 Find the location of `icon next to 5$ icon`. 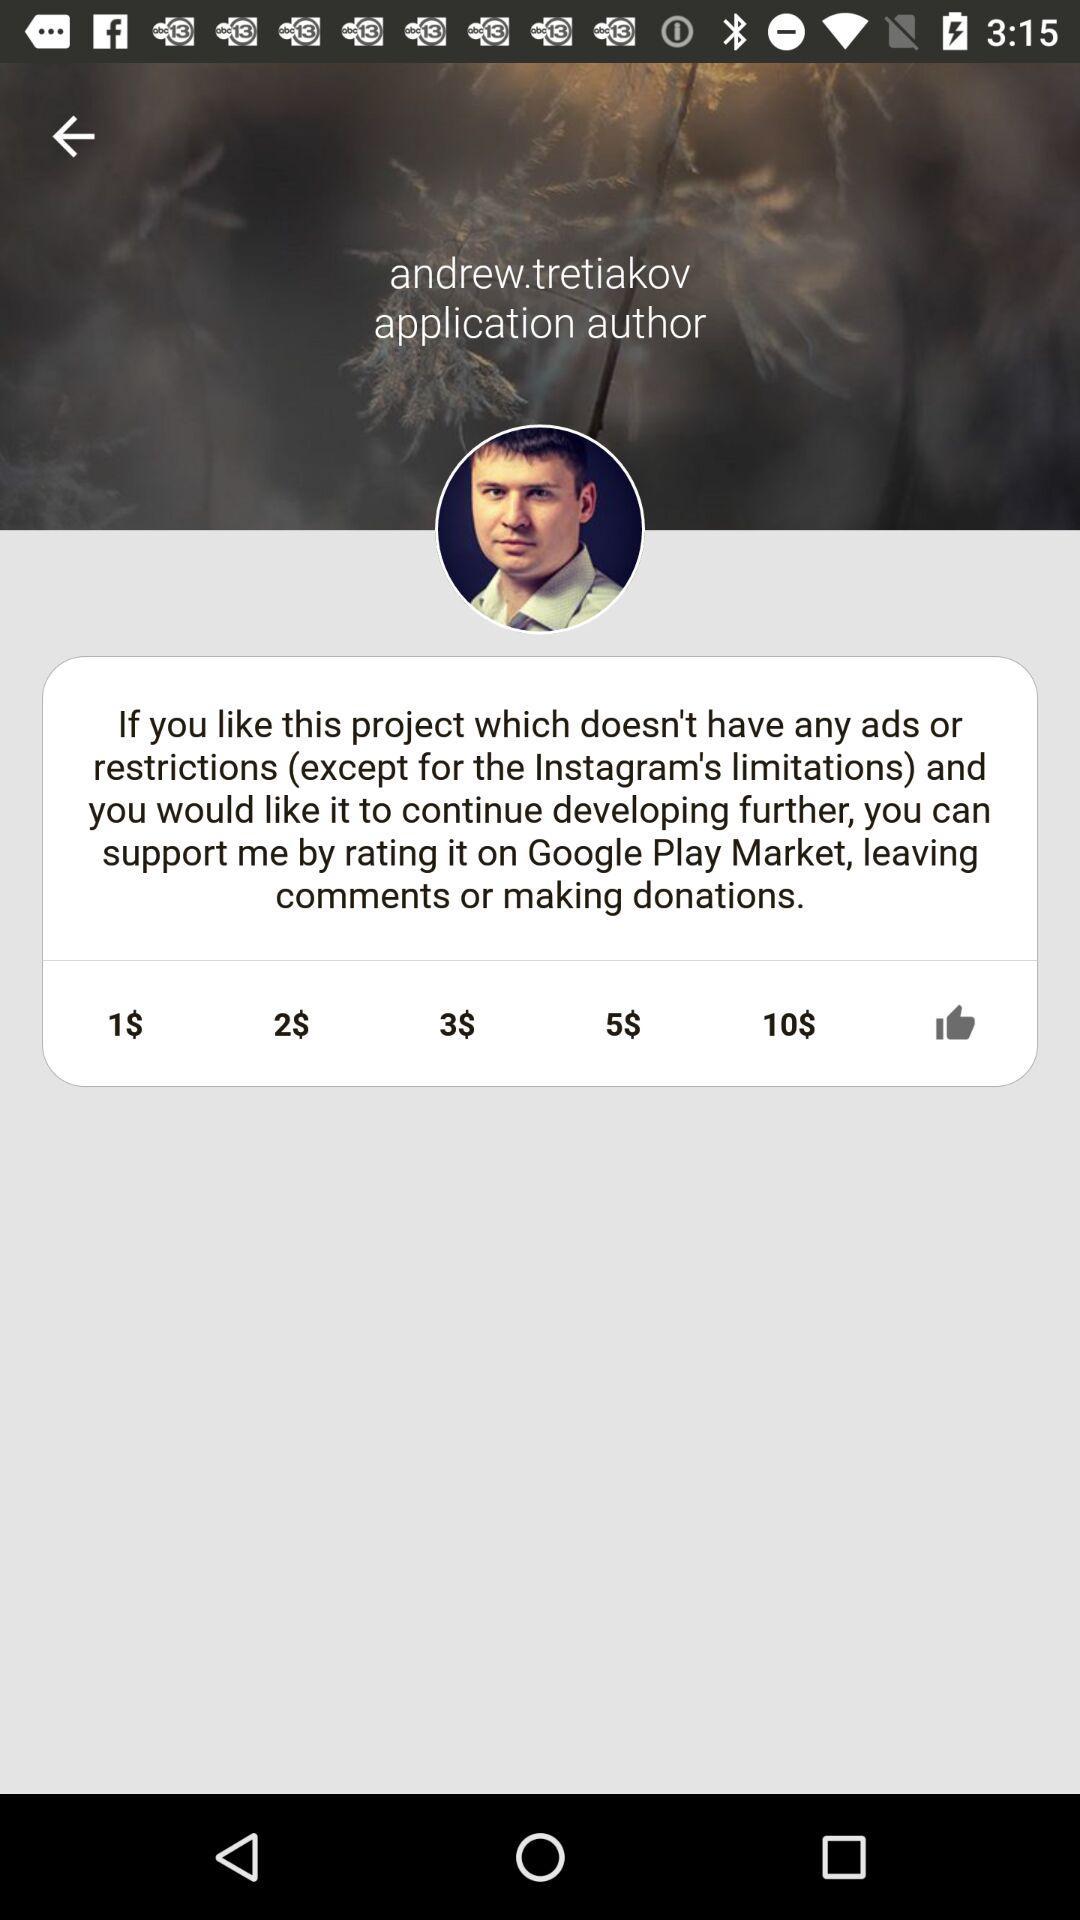

icon next to 5$ icon is located at coordinates (457, 1023).